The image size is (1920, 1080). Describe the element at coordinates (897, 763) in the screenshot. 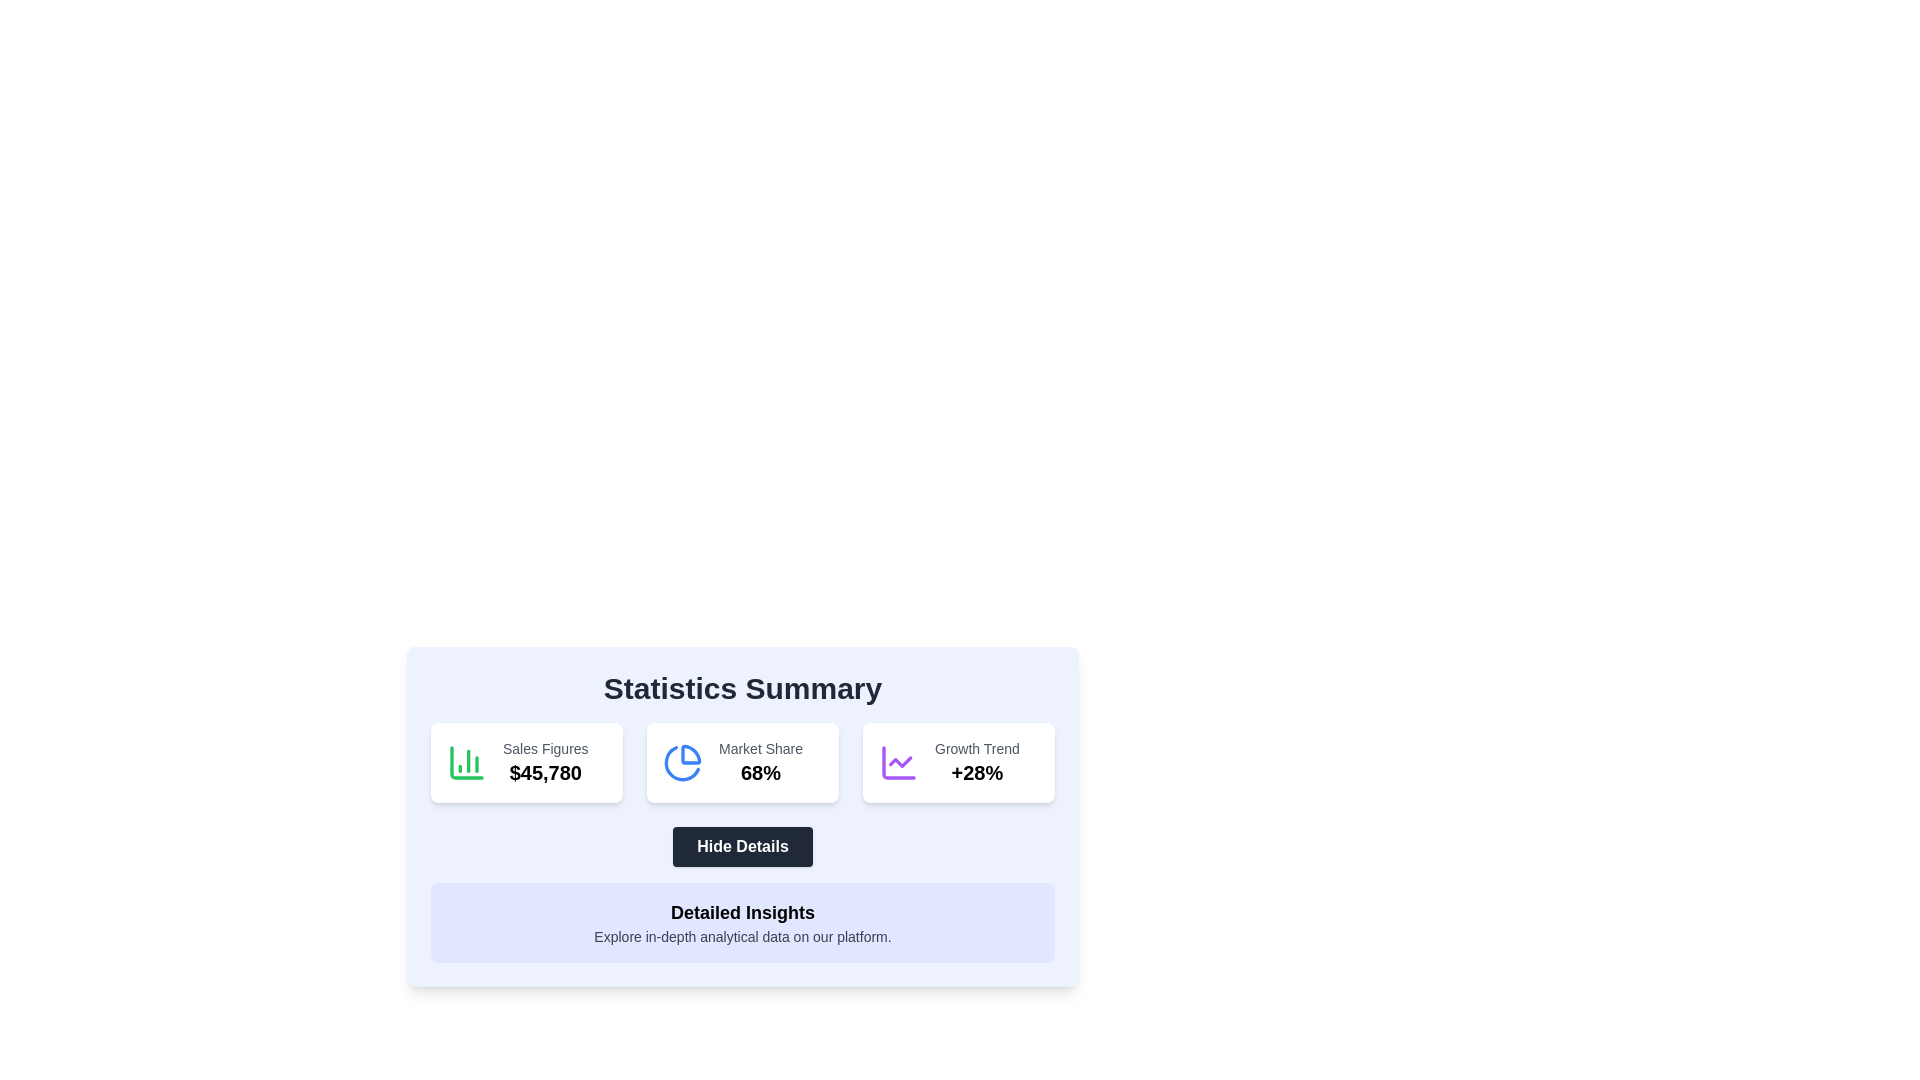

I see `the purple line chart icon representing the growth trend located in the rightmost statistics card at the bottom center of the interface` at that location.